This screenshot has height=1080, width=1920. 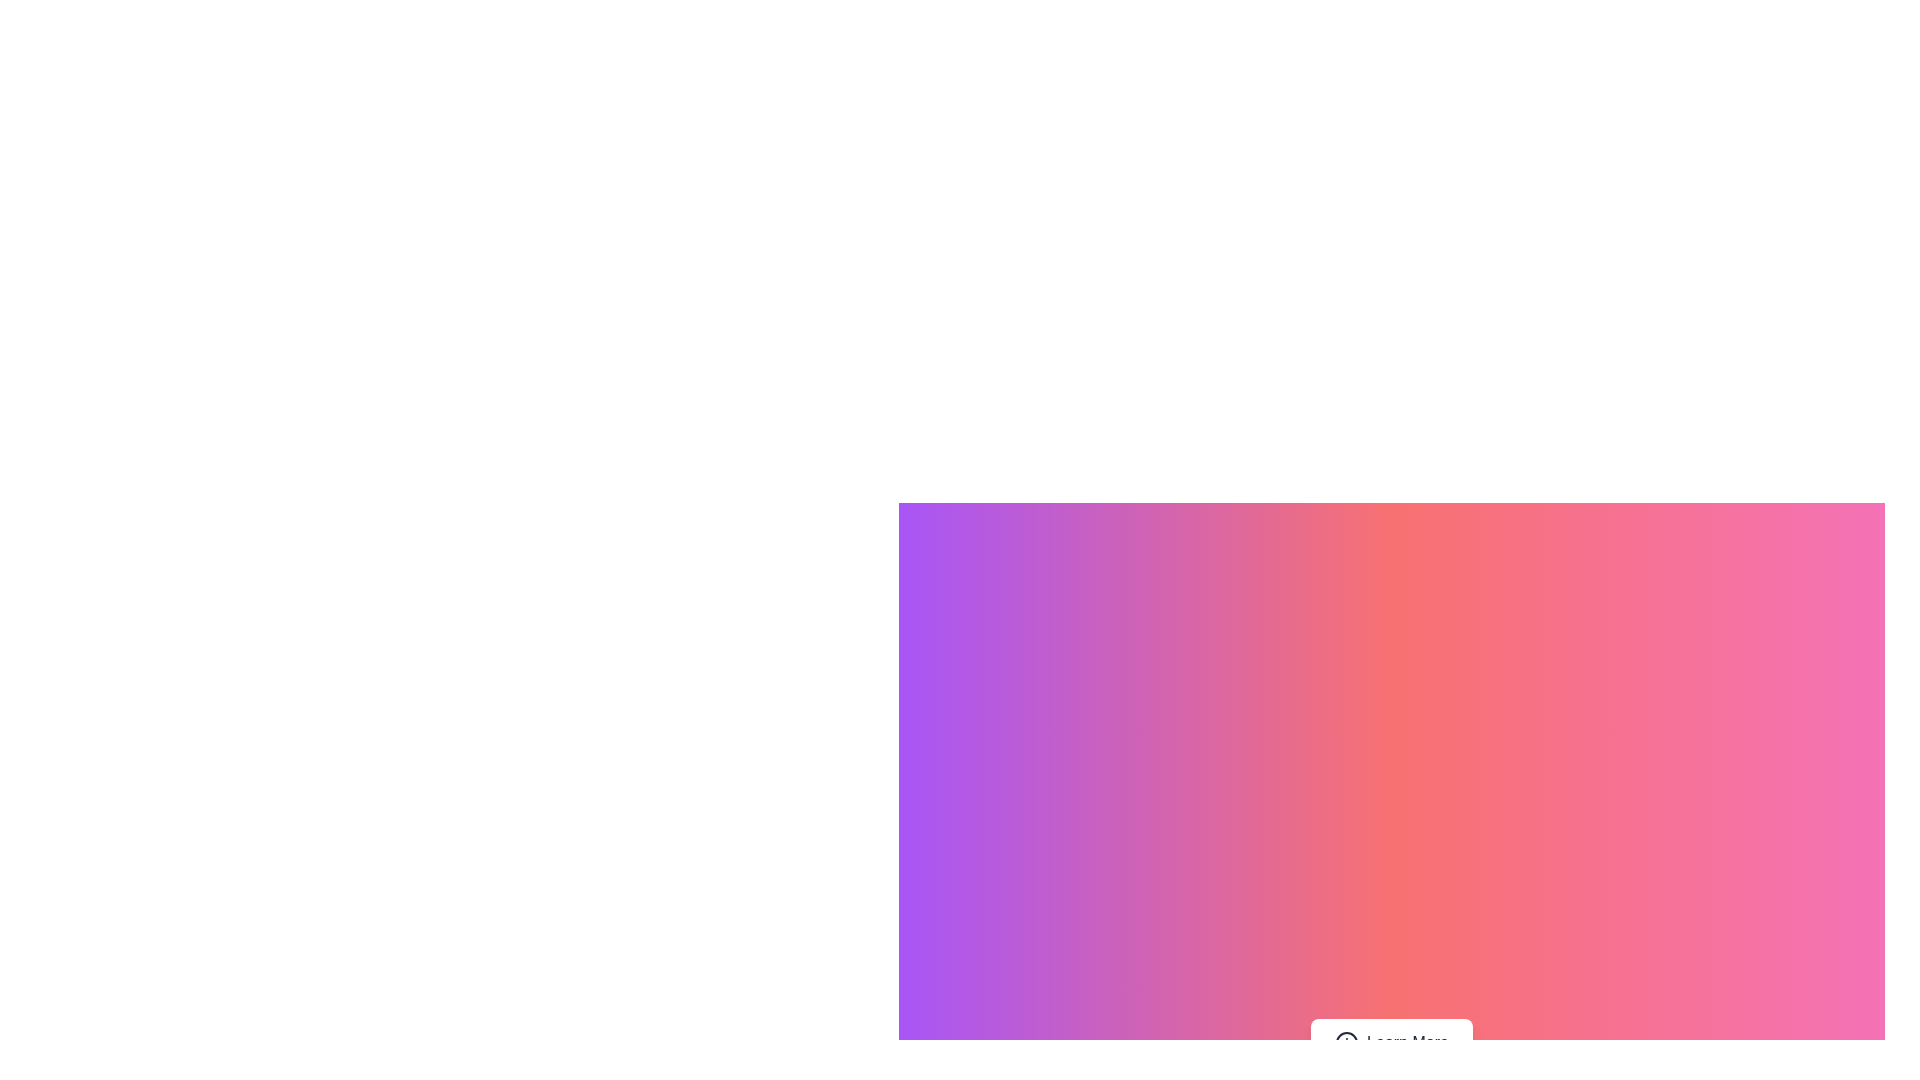 What do you see at coordinates (1406, 1041) in the screenshot?
I see `text of the label within the button located in the lower-central region of the interface, positioned to the right of the circular 'info' icon` at bounding box center [1406, 1041].